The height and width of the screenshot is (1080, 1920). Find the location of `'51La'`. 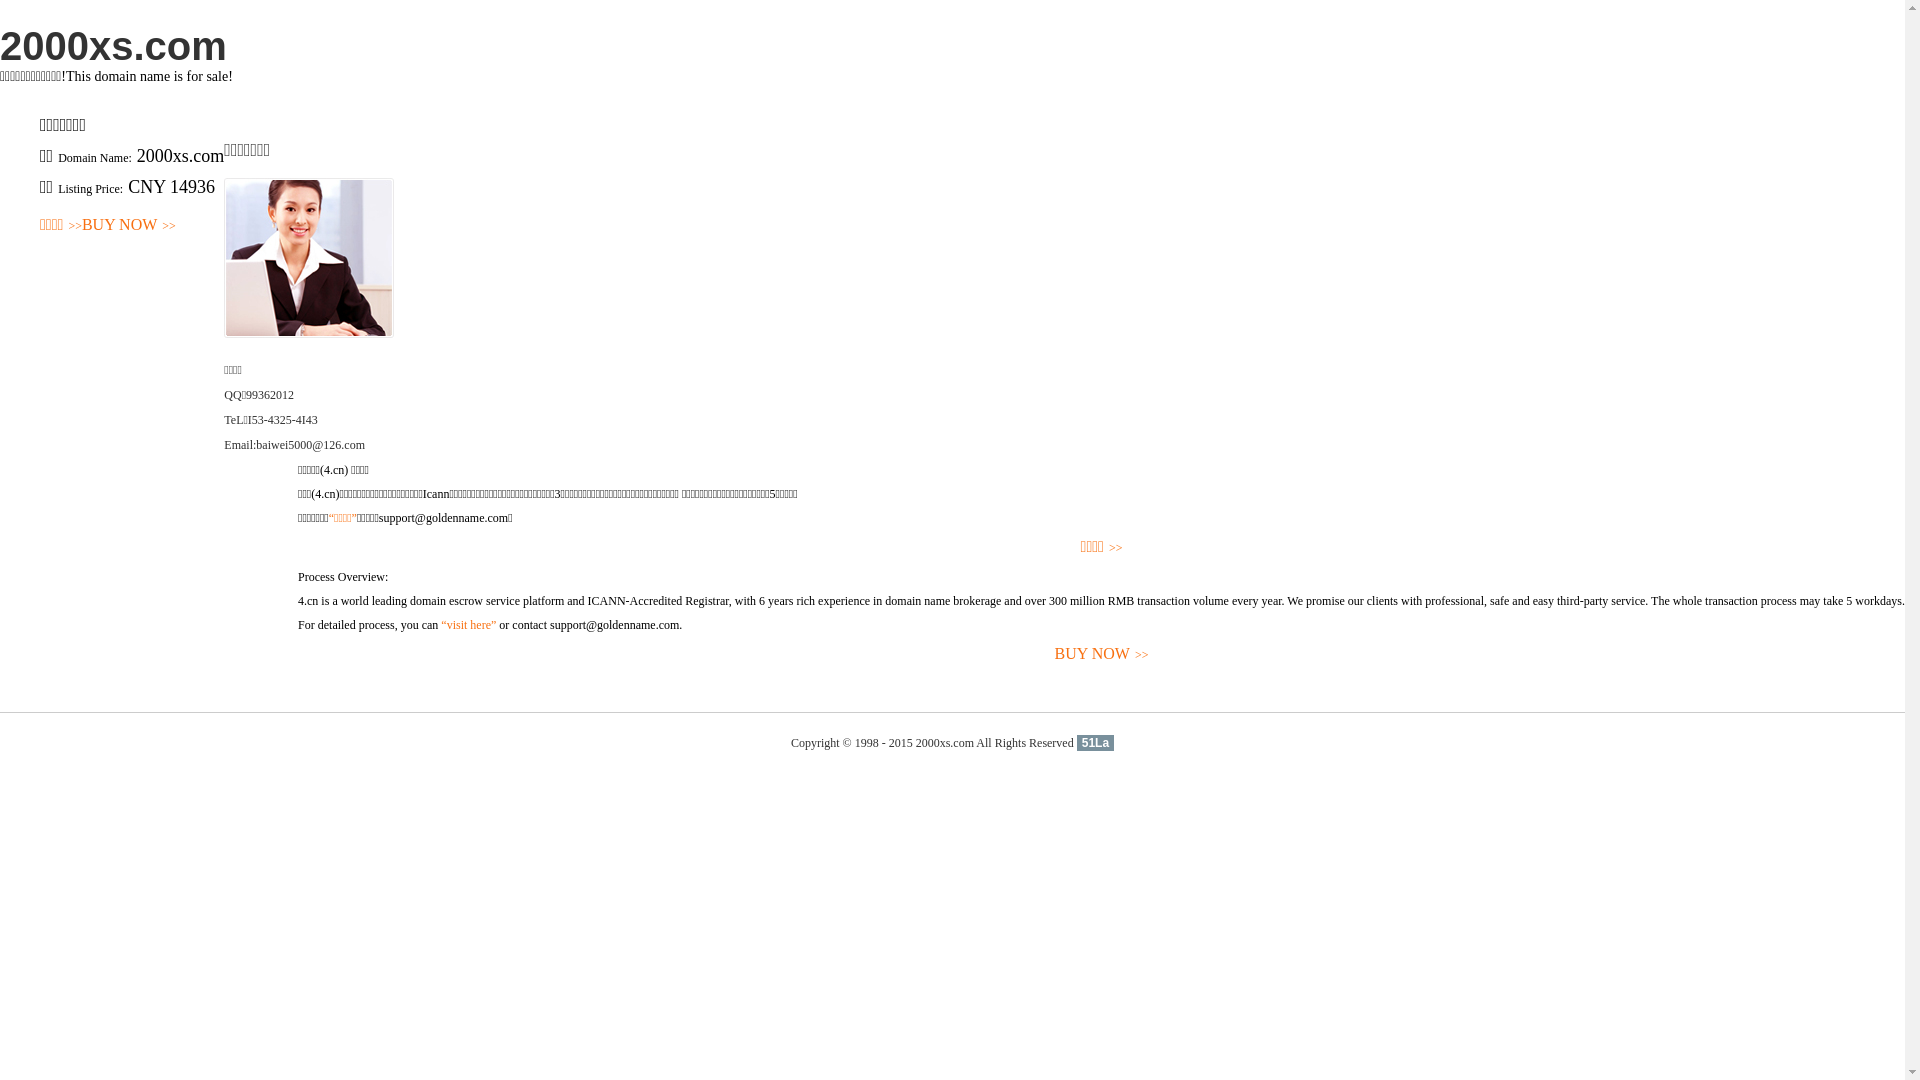

'51La' is located at coordinates (1094, 743).